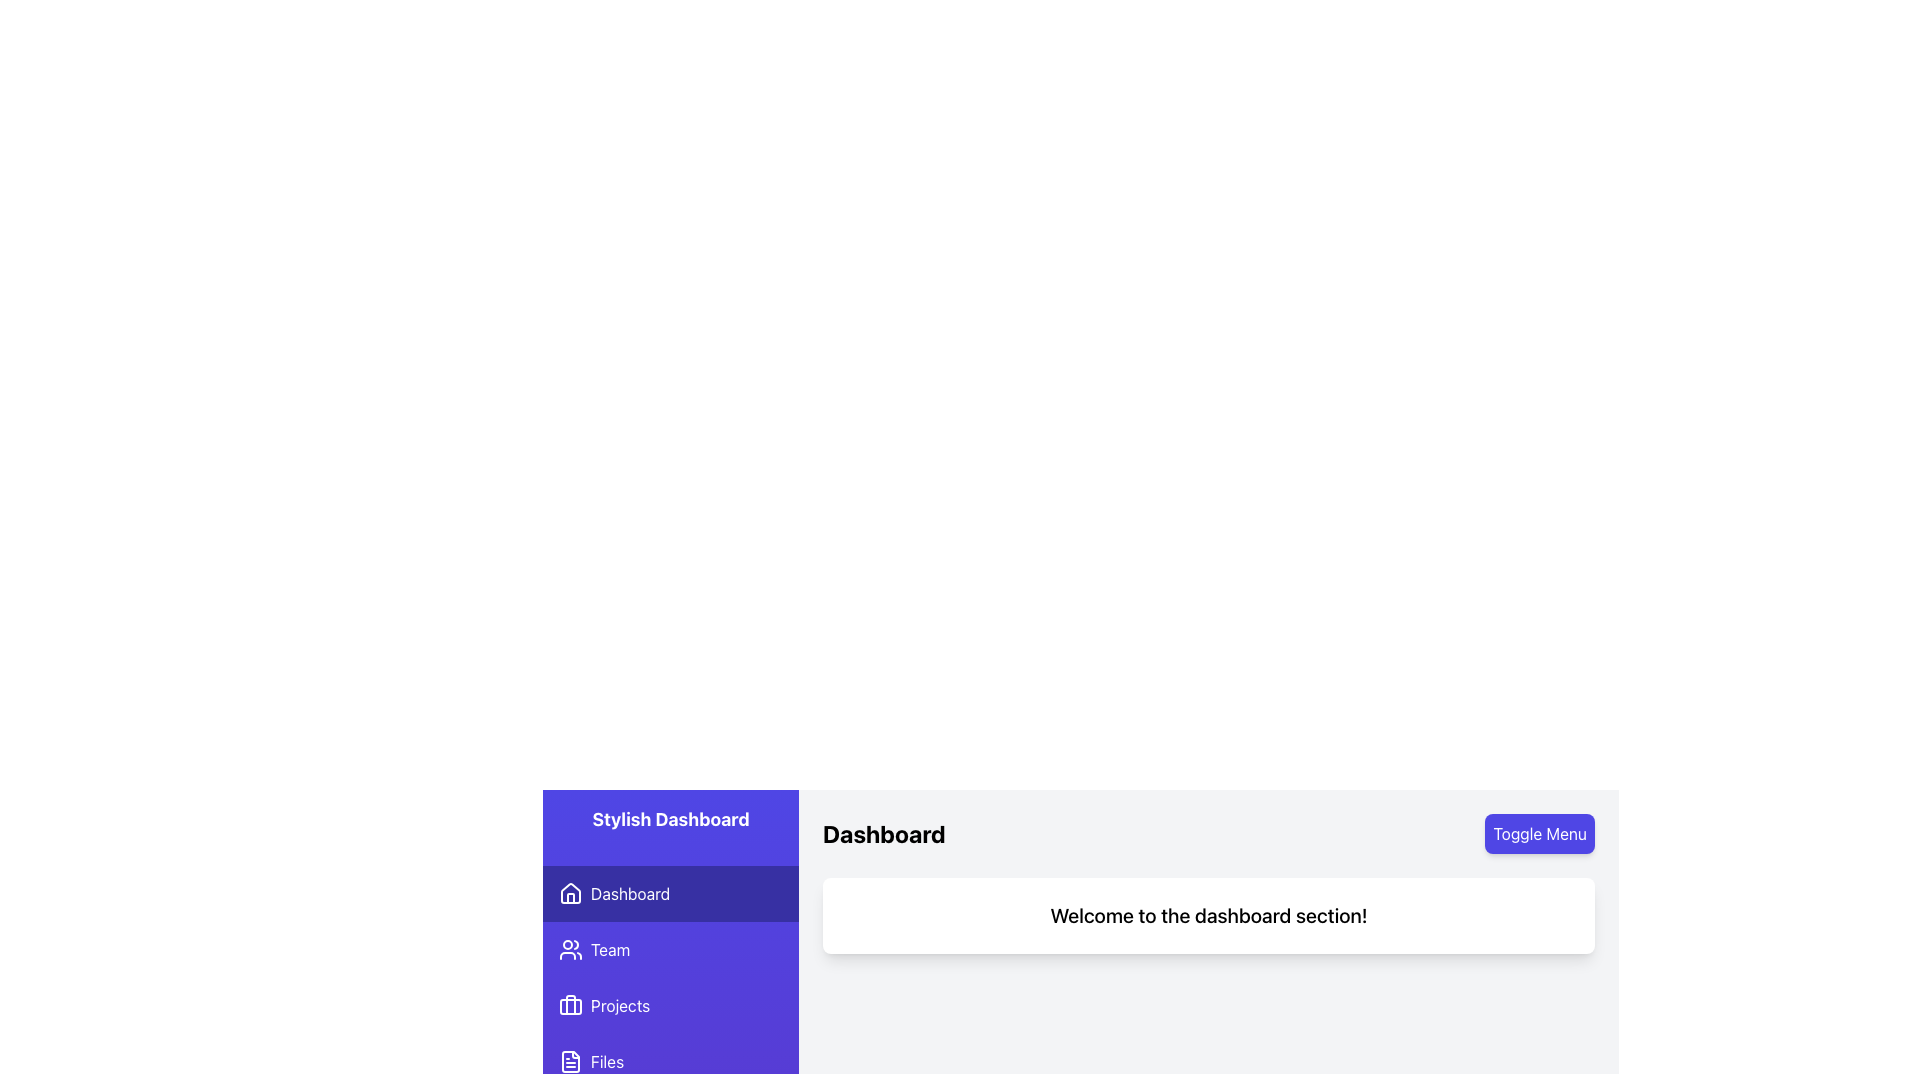 Image resolution: width=1920 pixels, height=1080 pixels. I want to click on the 'Projects' navigation label in the third row of the vertical menu, so click(619, 1006).